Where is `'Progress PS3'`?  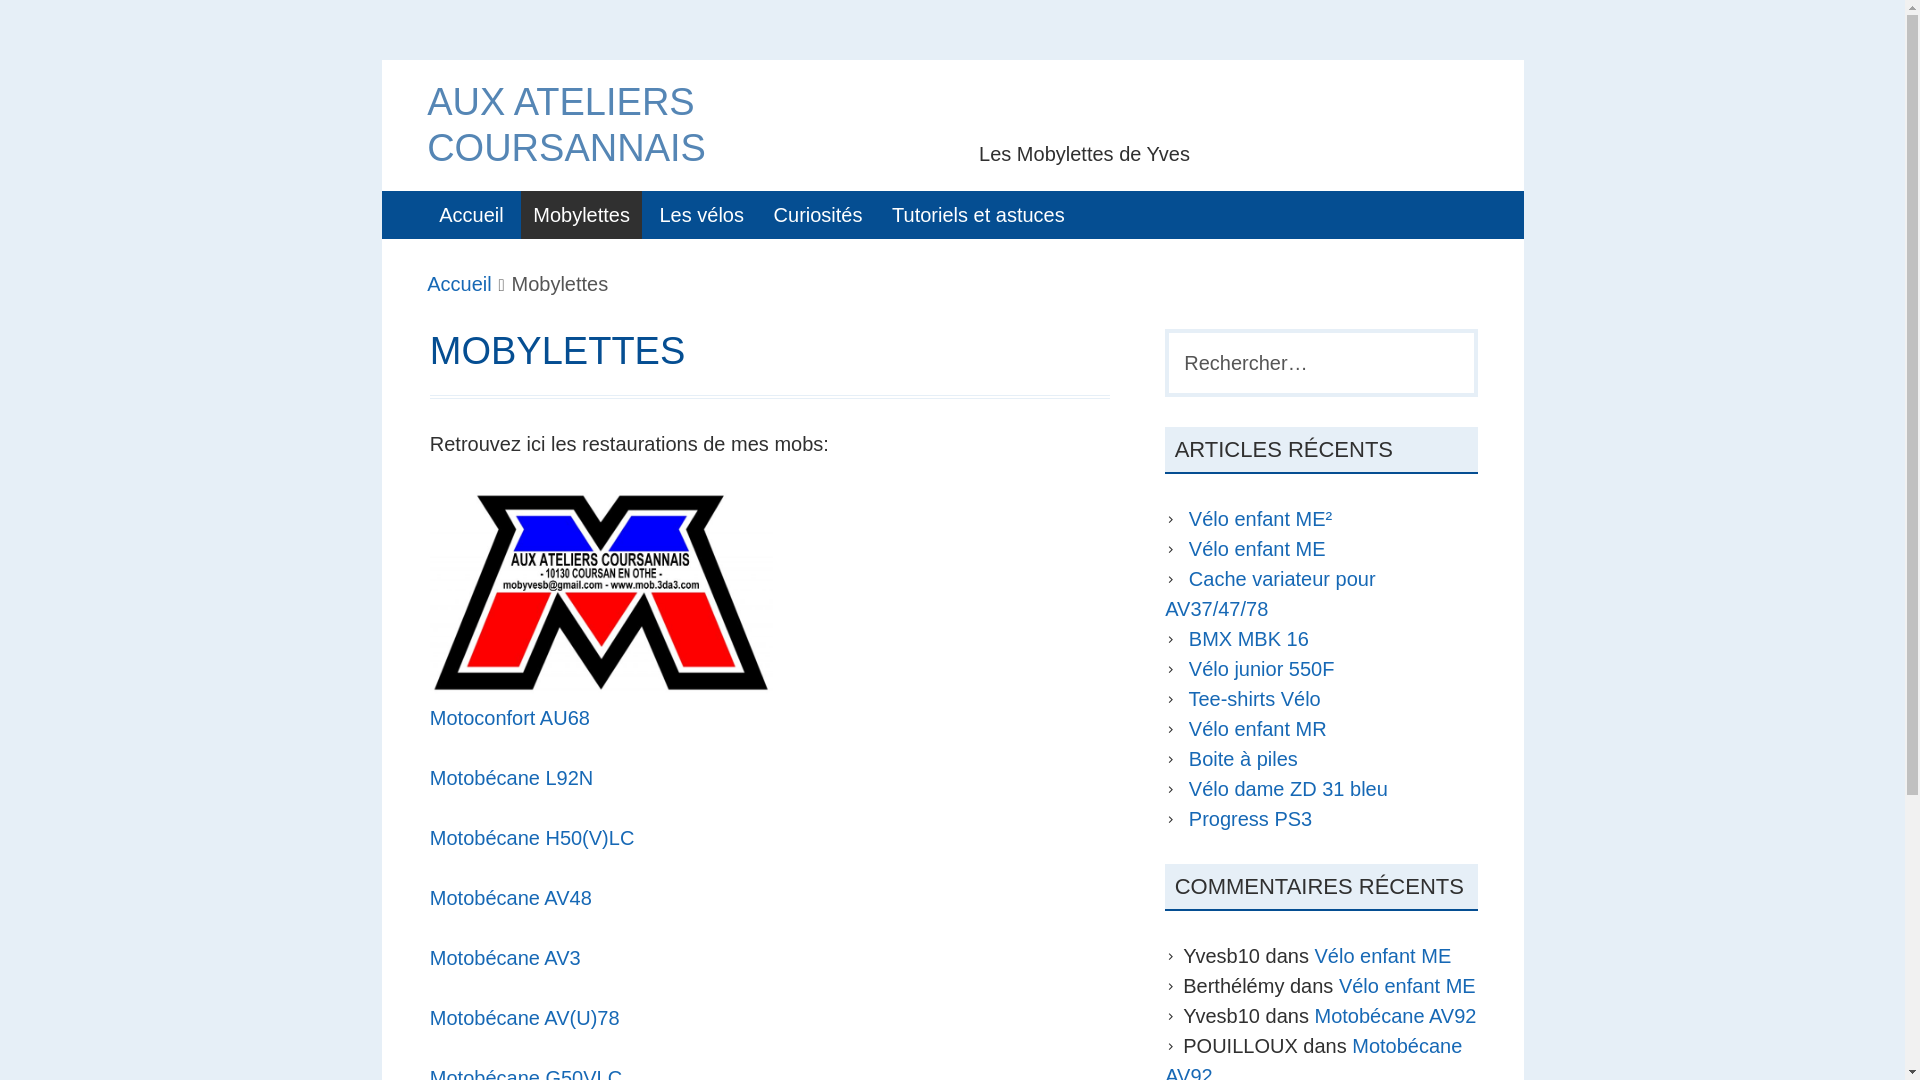
'Progress PS3' is located at coordinates (1249, 818).